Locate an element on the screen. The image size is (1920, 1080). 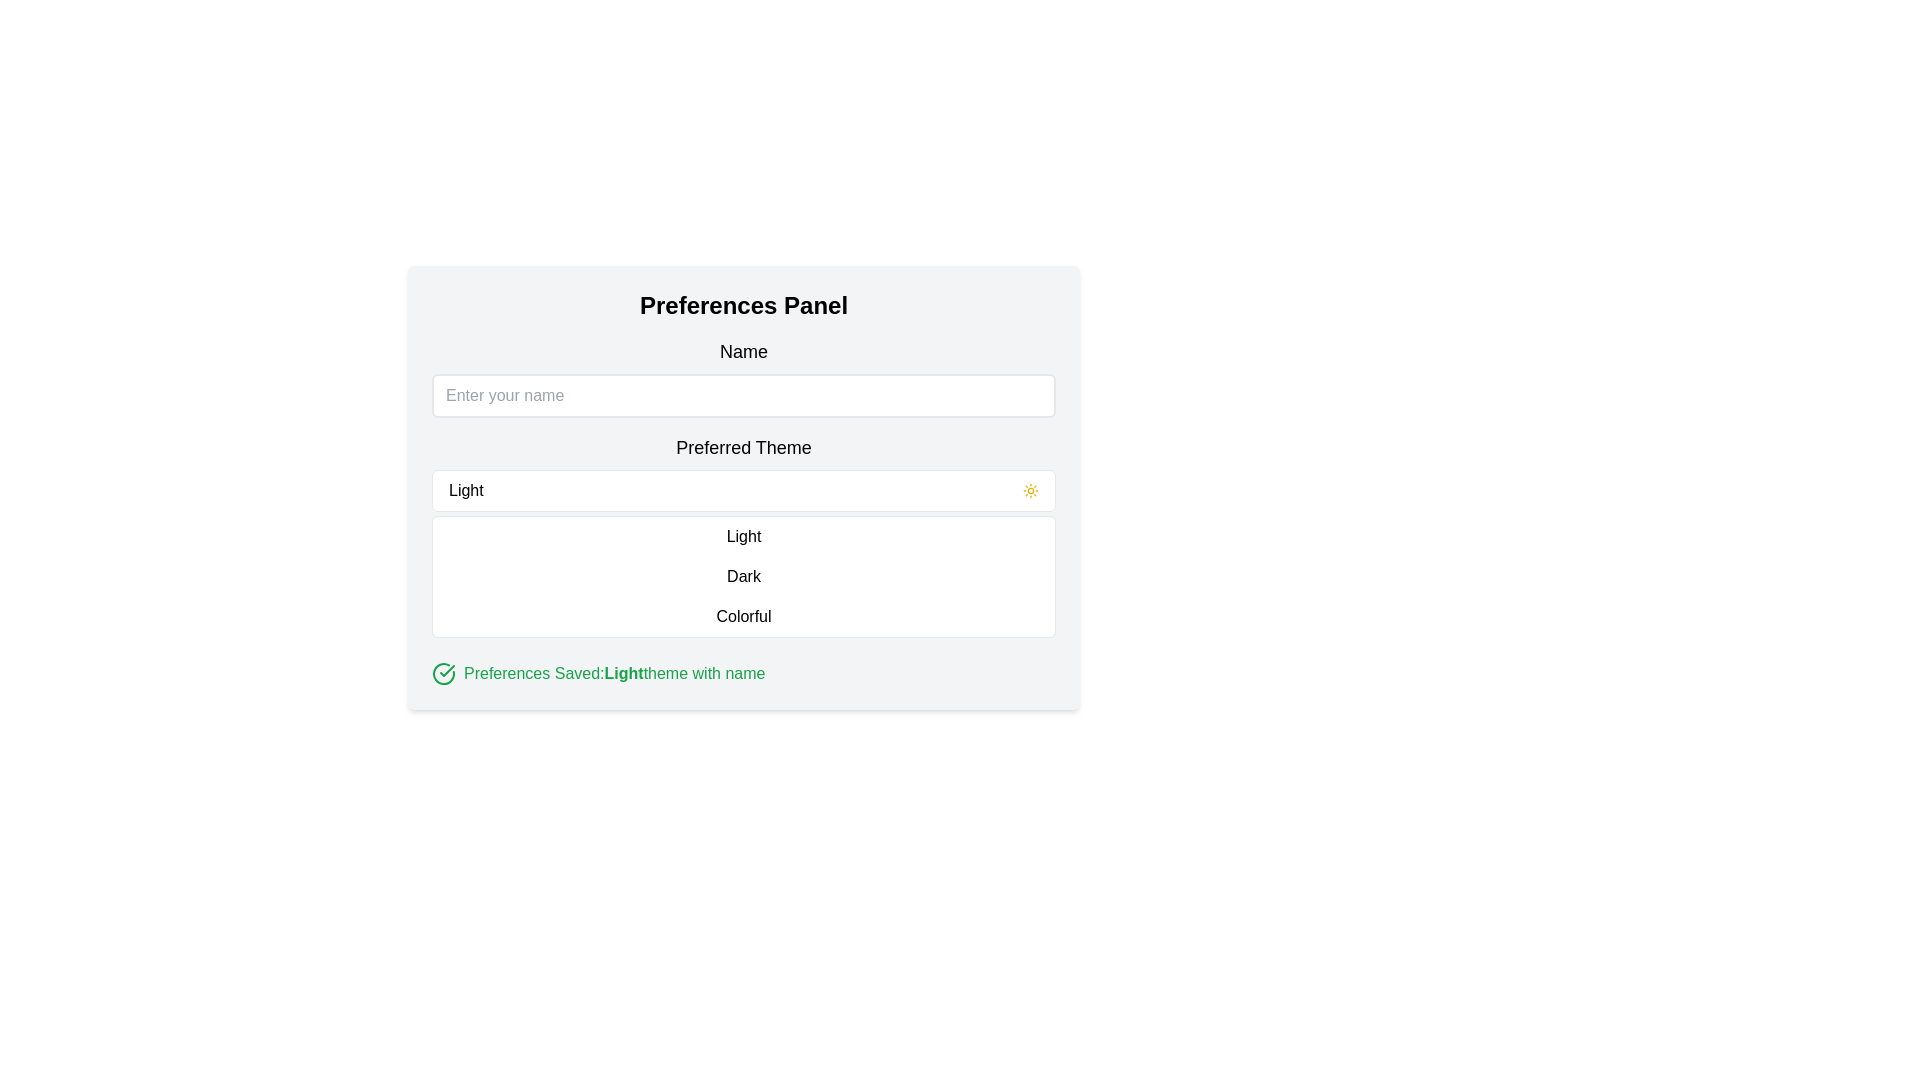
the circular icon with a green outline and checkmark, located at the far-left side of the block containing the text 'Preferences Saved: Light theme with name' is located at coordinates (443, 674).